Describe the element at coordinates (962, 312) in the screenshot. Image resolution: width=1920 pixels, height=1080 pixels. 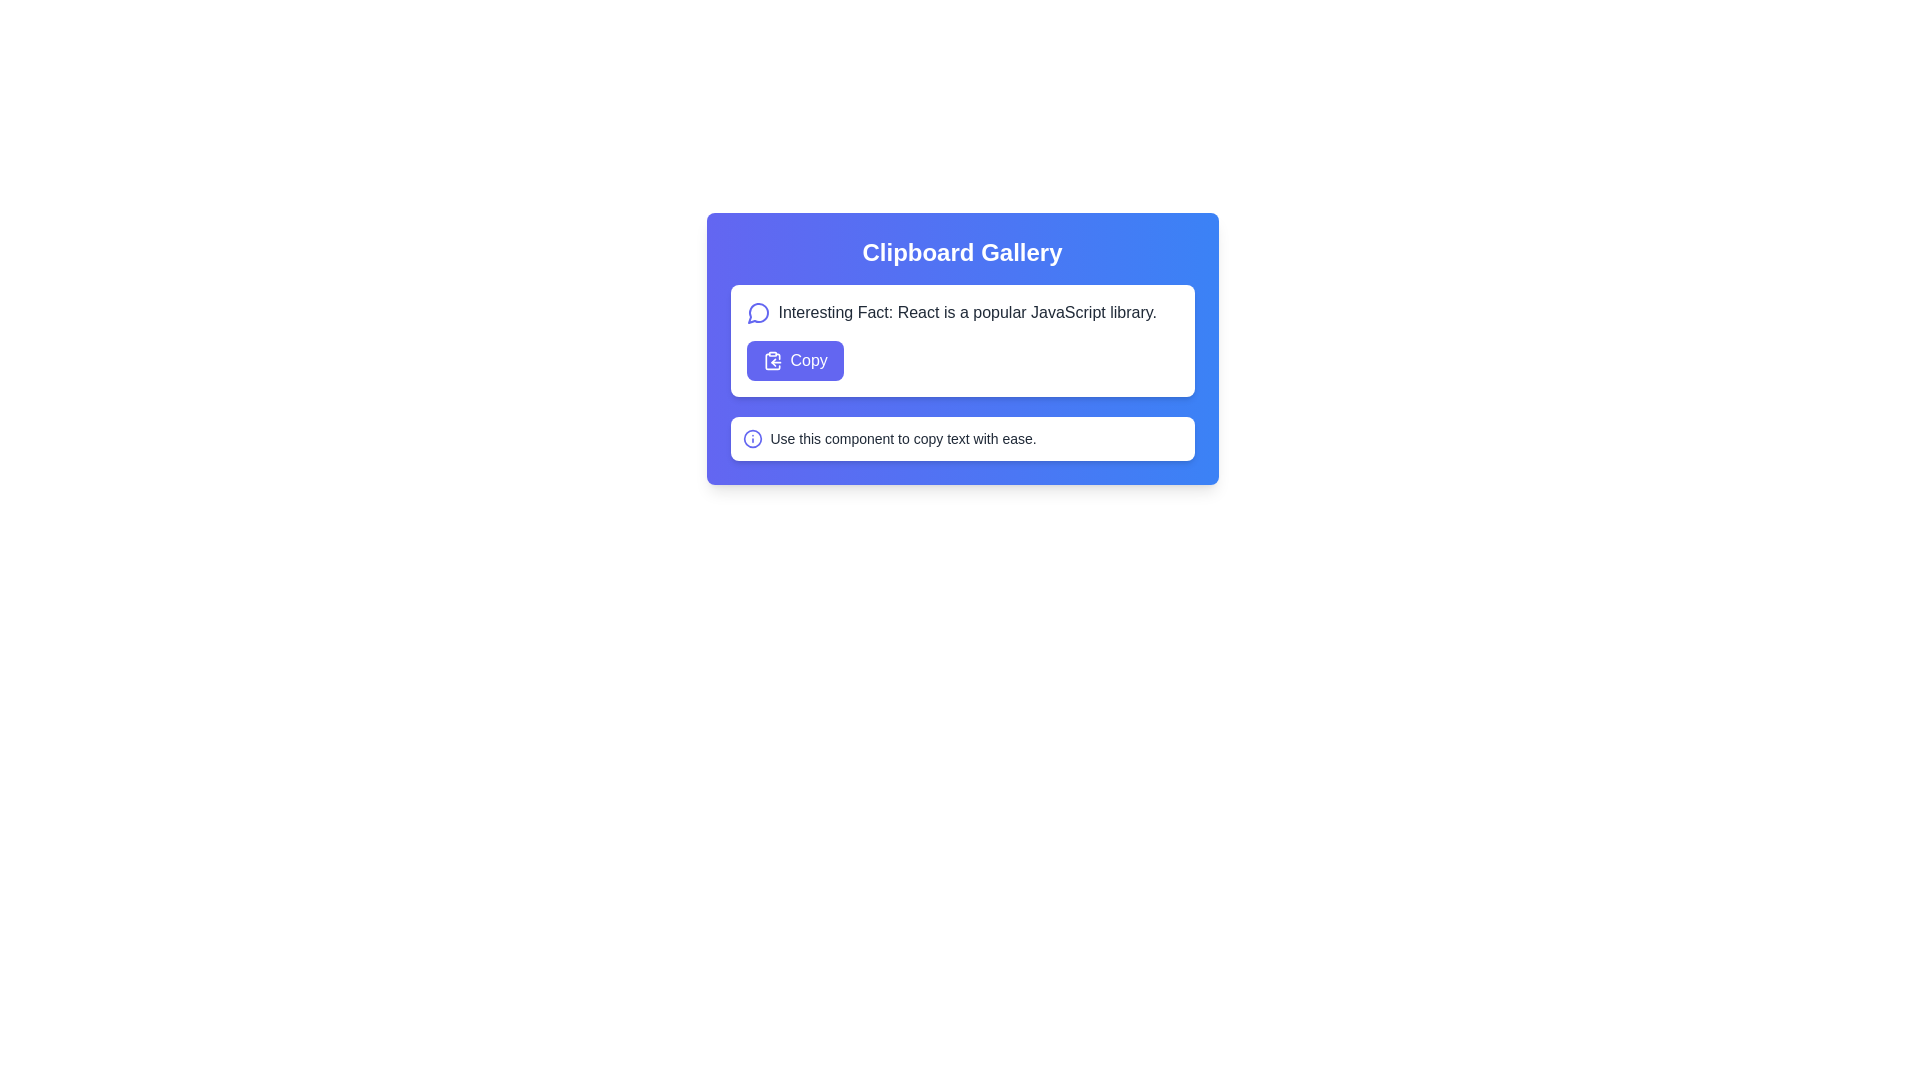
I see `the text snippet reading 'Interesting Fact: React is a popular JavaScript library.' paired with the indigo-tinted chat bubble icon` at that location.